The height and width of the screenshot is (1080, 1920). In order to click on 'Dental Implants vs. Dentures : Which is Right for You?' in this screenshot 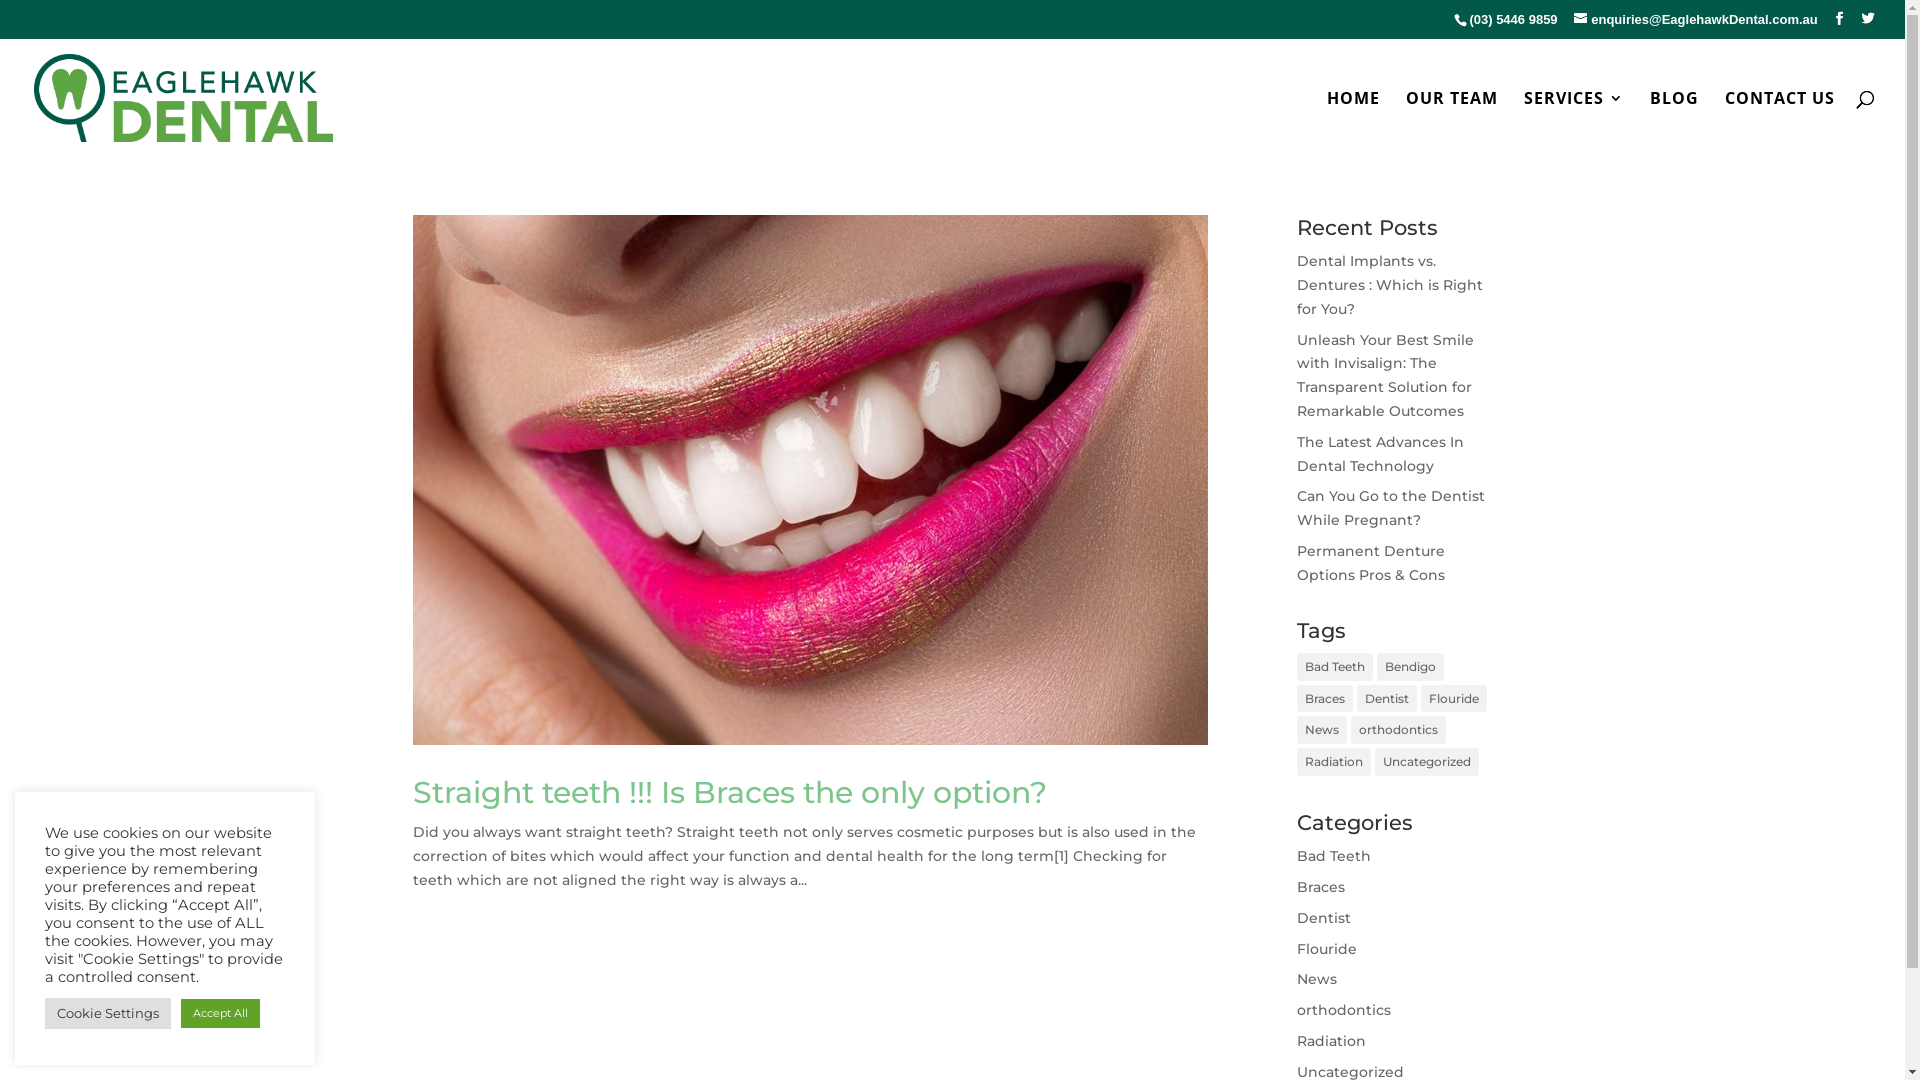, I will do `click(1296, 285)`.